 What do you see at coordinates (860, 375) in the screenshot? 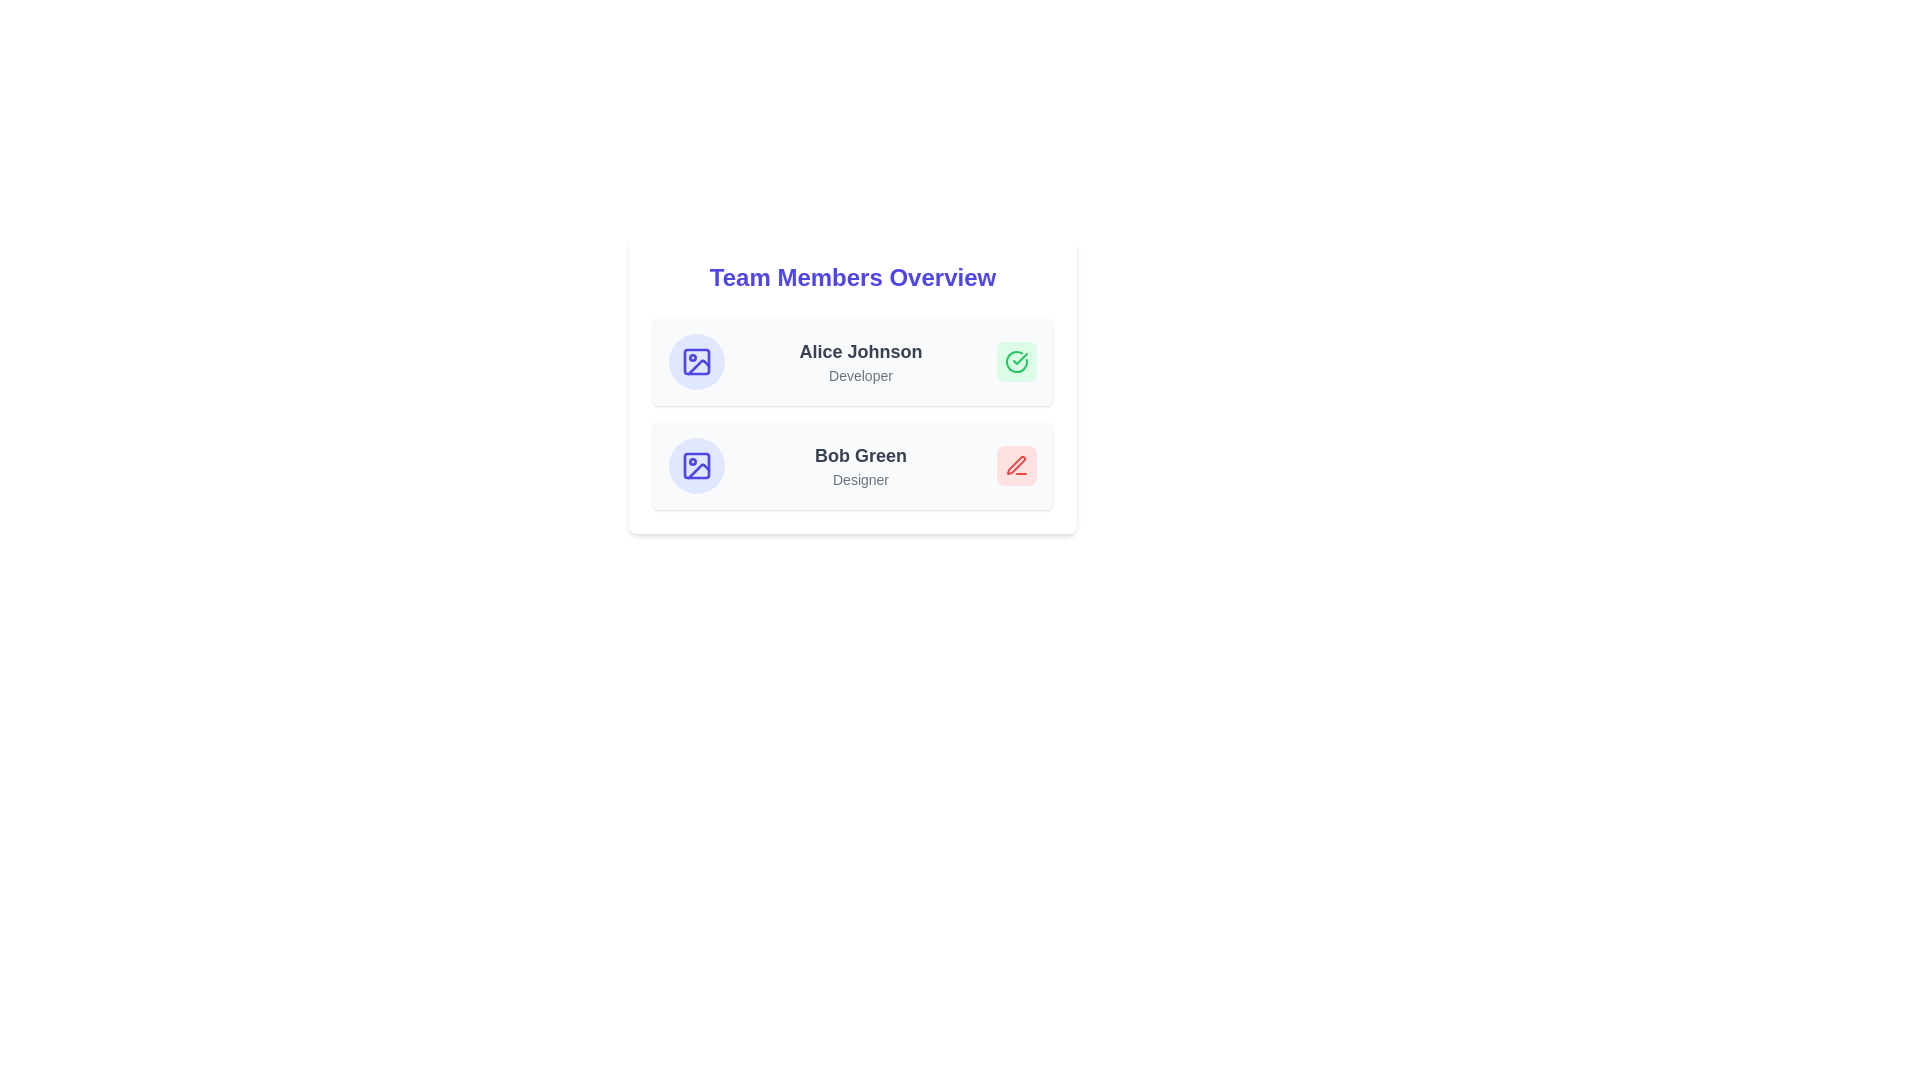
I see `the role of the team member to edit it` at bounding box center [860, 375].